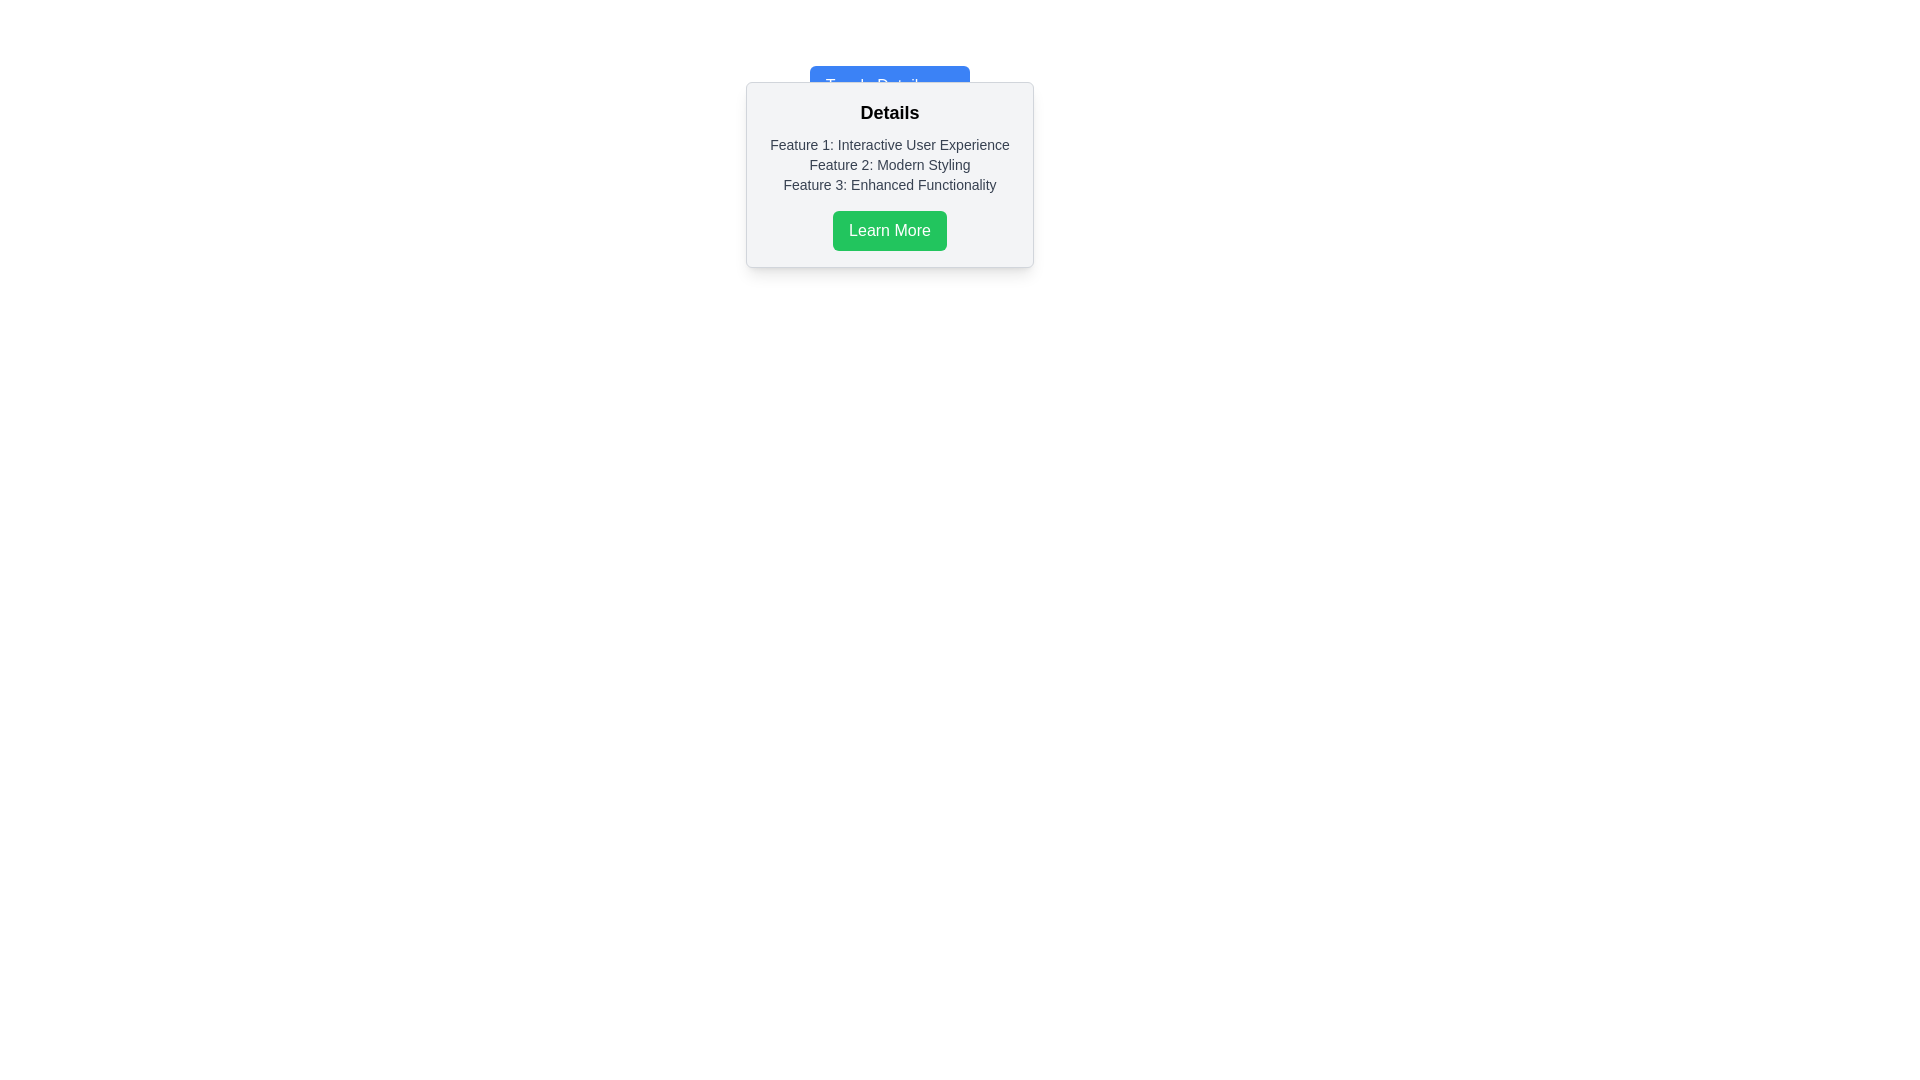  I want to click on the interactive button located at the bottom of the informational content pane, so click(888, 230).